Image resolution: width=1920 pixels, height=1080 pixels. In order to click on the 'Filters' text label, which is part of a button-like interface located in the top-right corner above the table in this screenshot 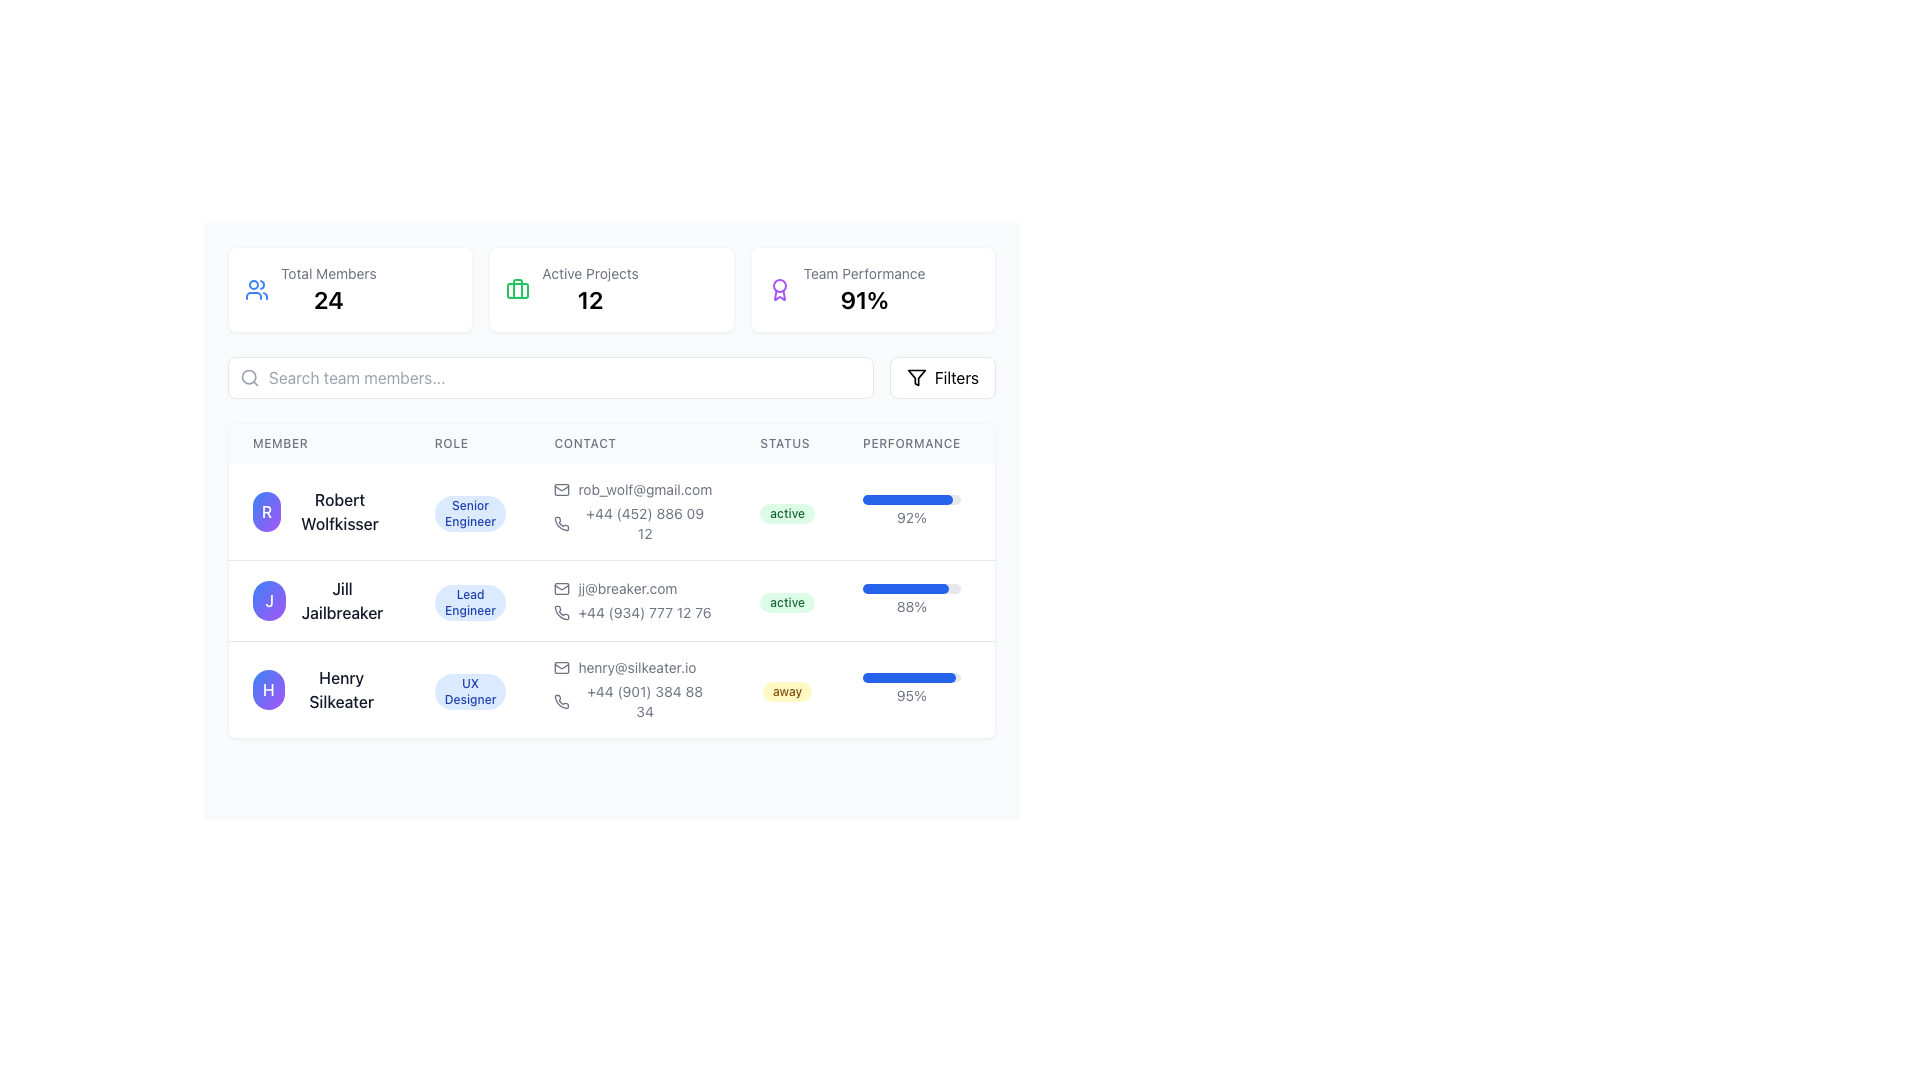, I will do `click(955, 378)`.